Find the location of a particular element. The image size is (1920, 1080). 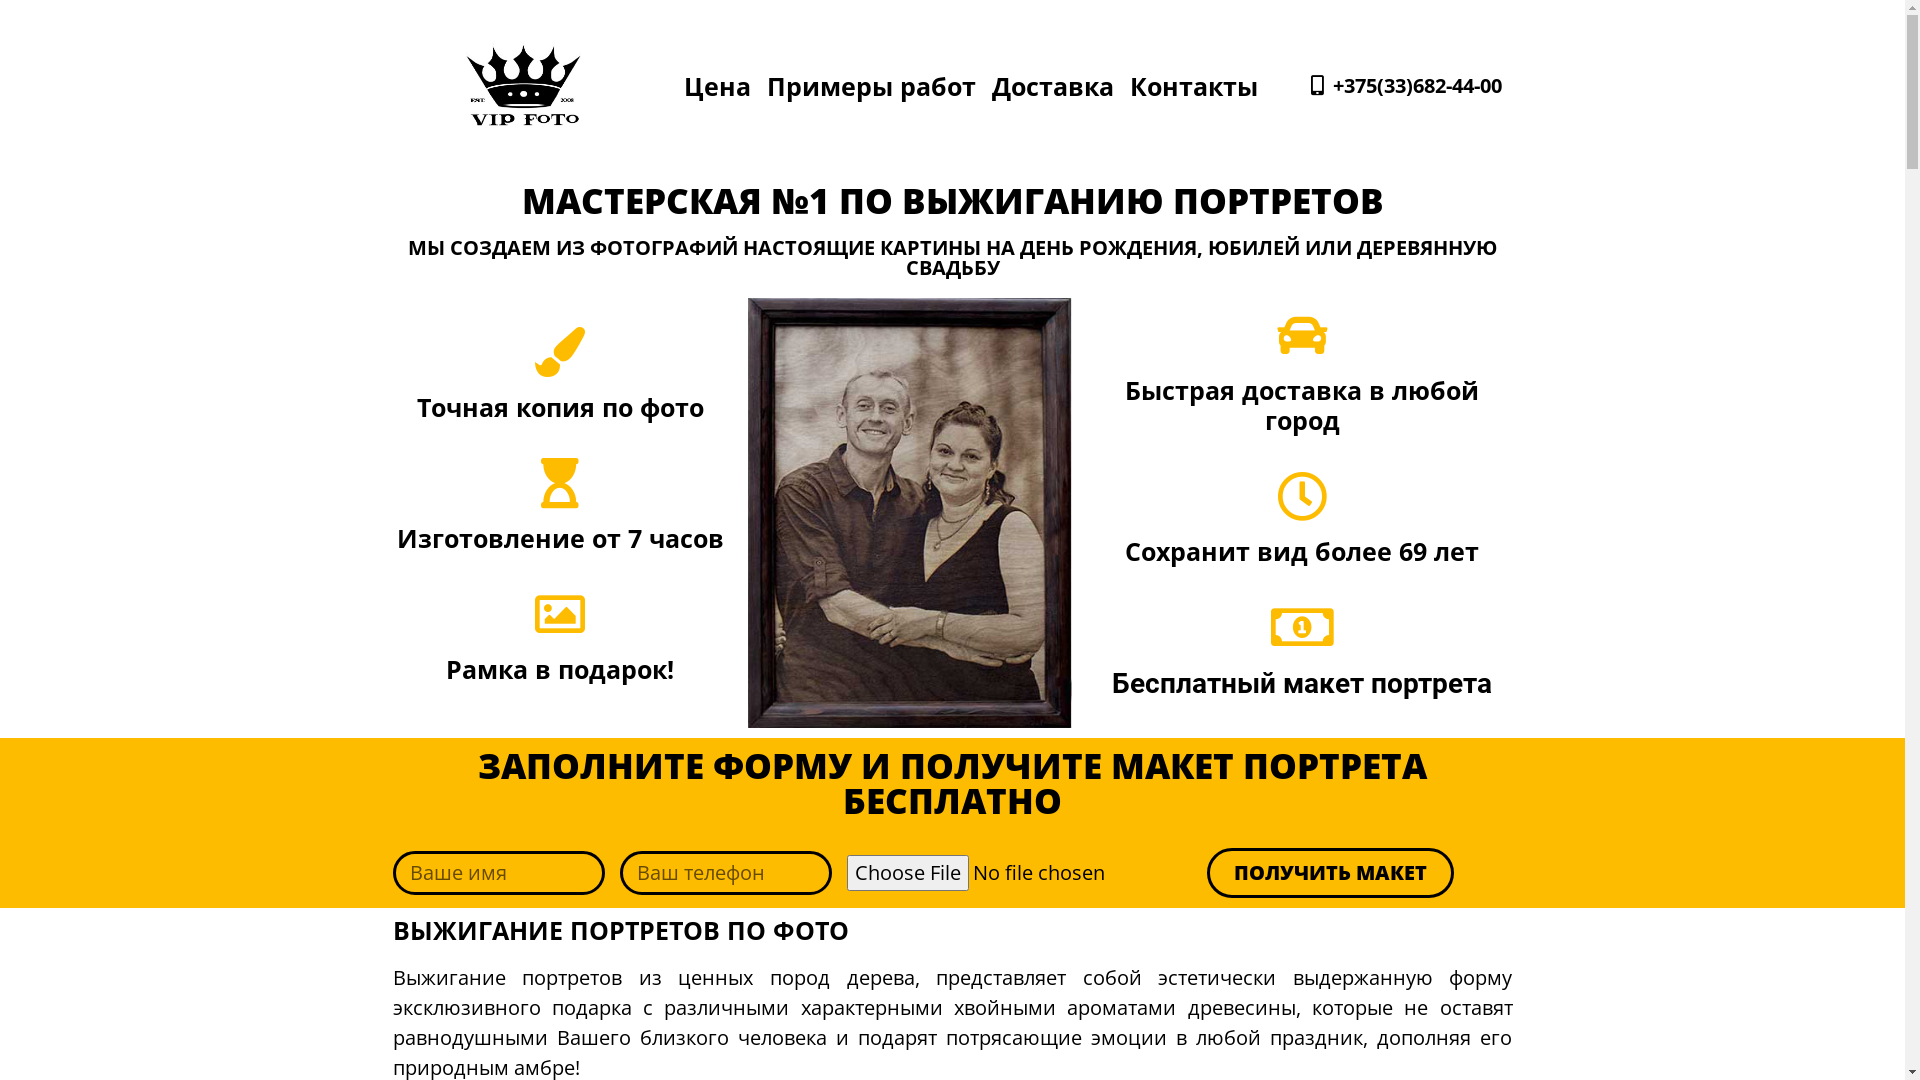

'+375(33)682-44-00' is located at coordinates (1404, 84).